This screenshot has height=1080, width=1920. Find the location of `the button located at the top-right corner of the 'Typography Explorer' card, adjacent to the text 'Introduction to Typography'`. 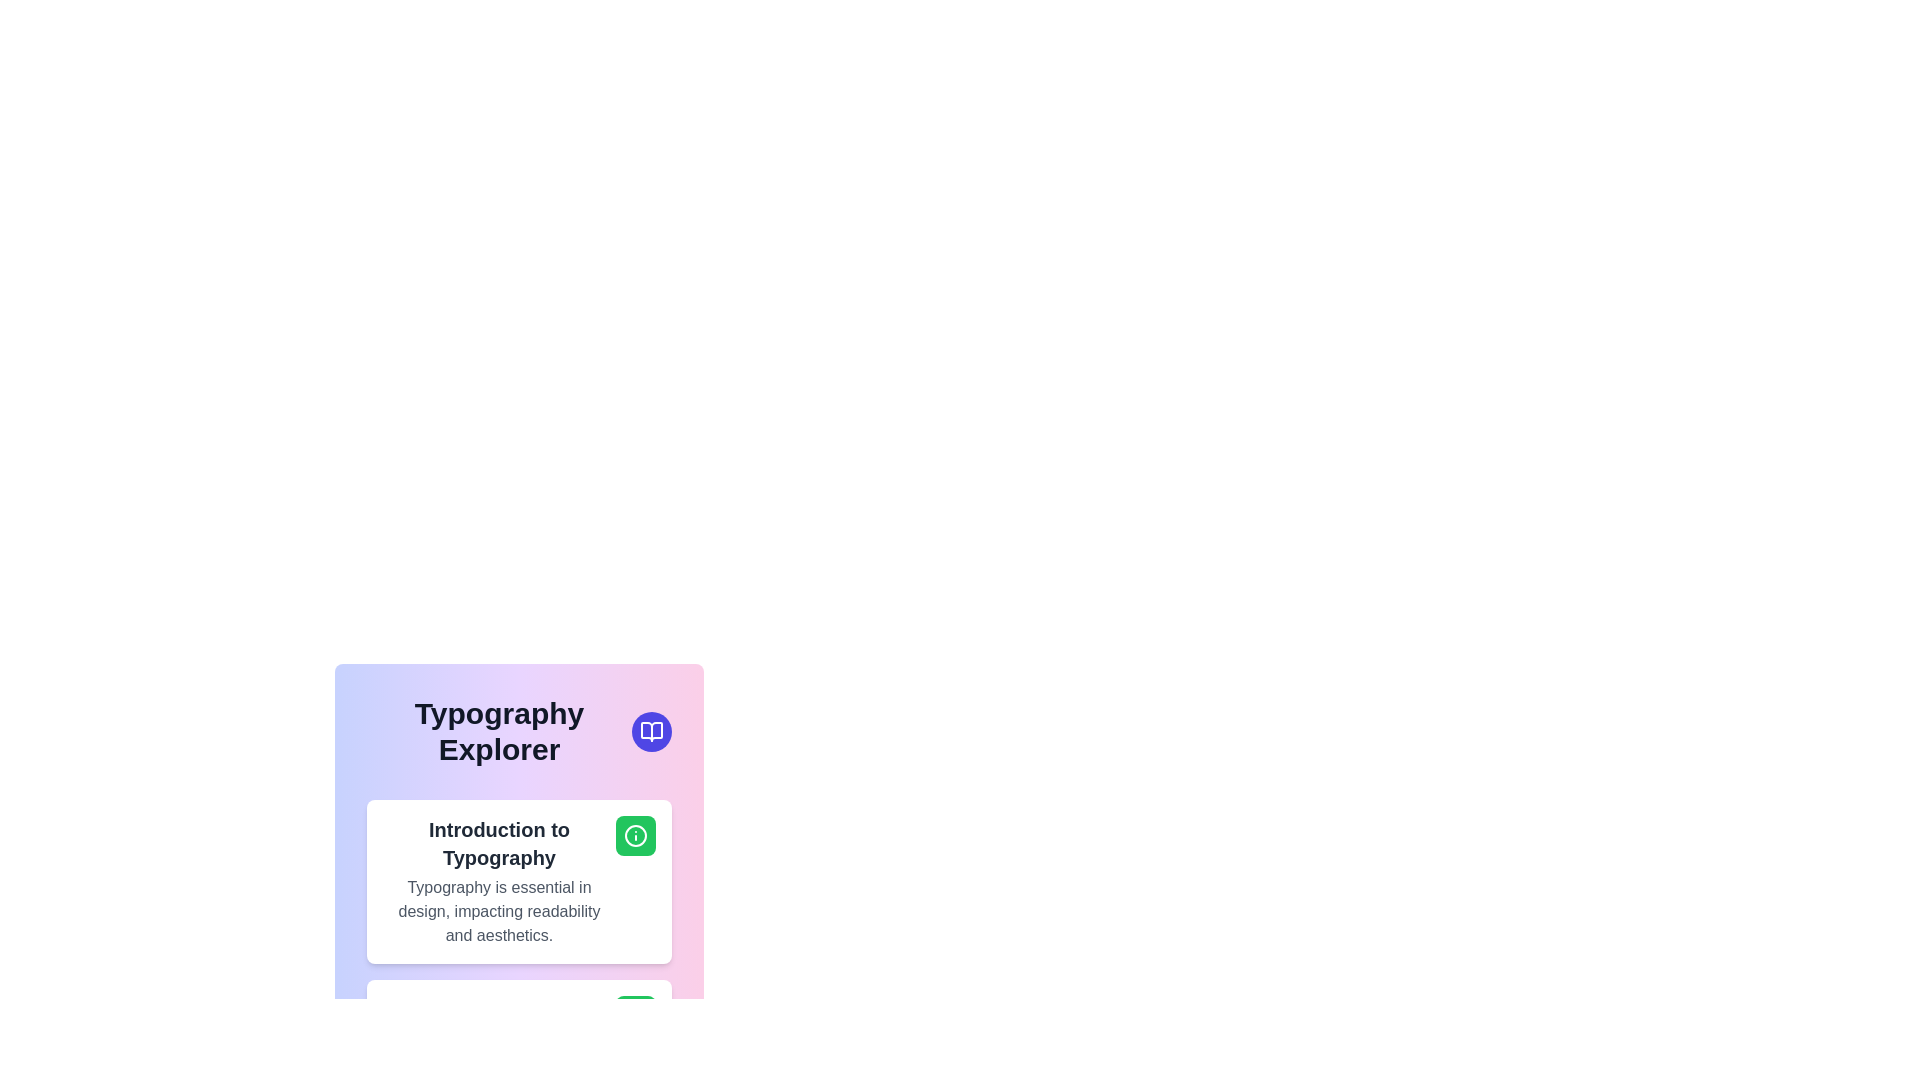

the button located at the top-right corner of the 'Typography Explorer' card, adjacent to the text 'Introduction to Typography' is located at coordinates (634, 836).